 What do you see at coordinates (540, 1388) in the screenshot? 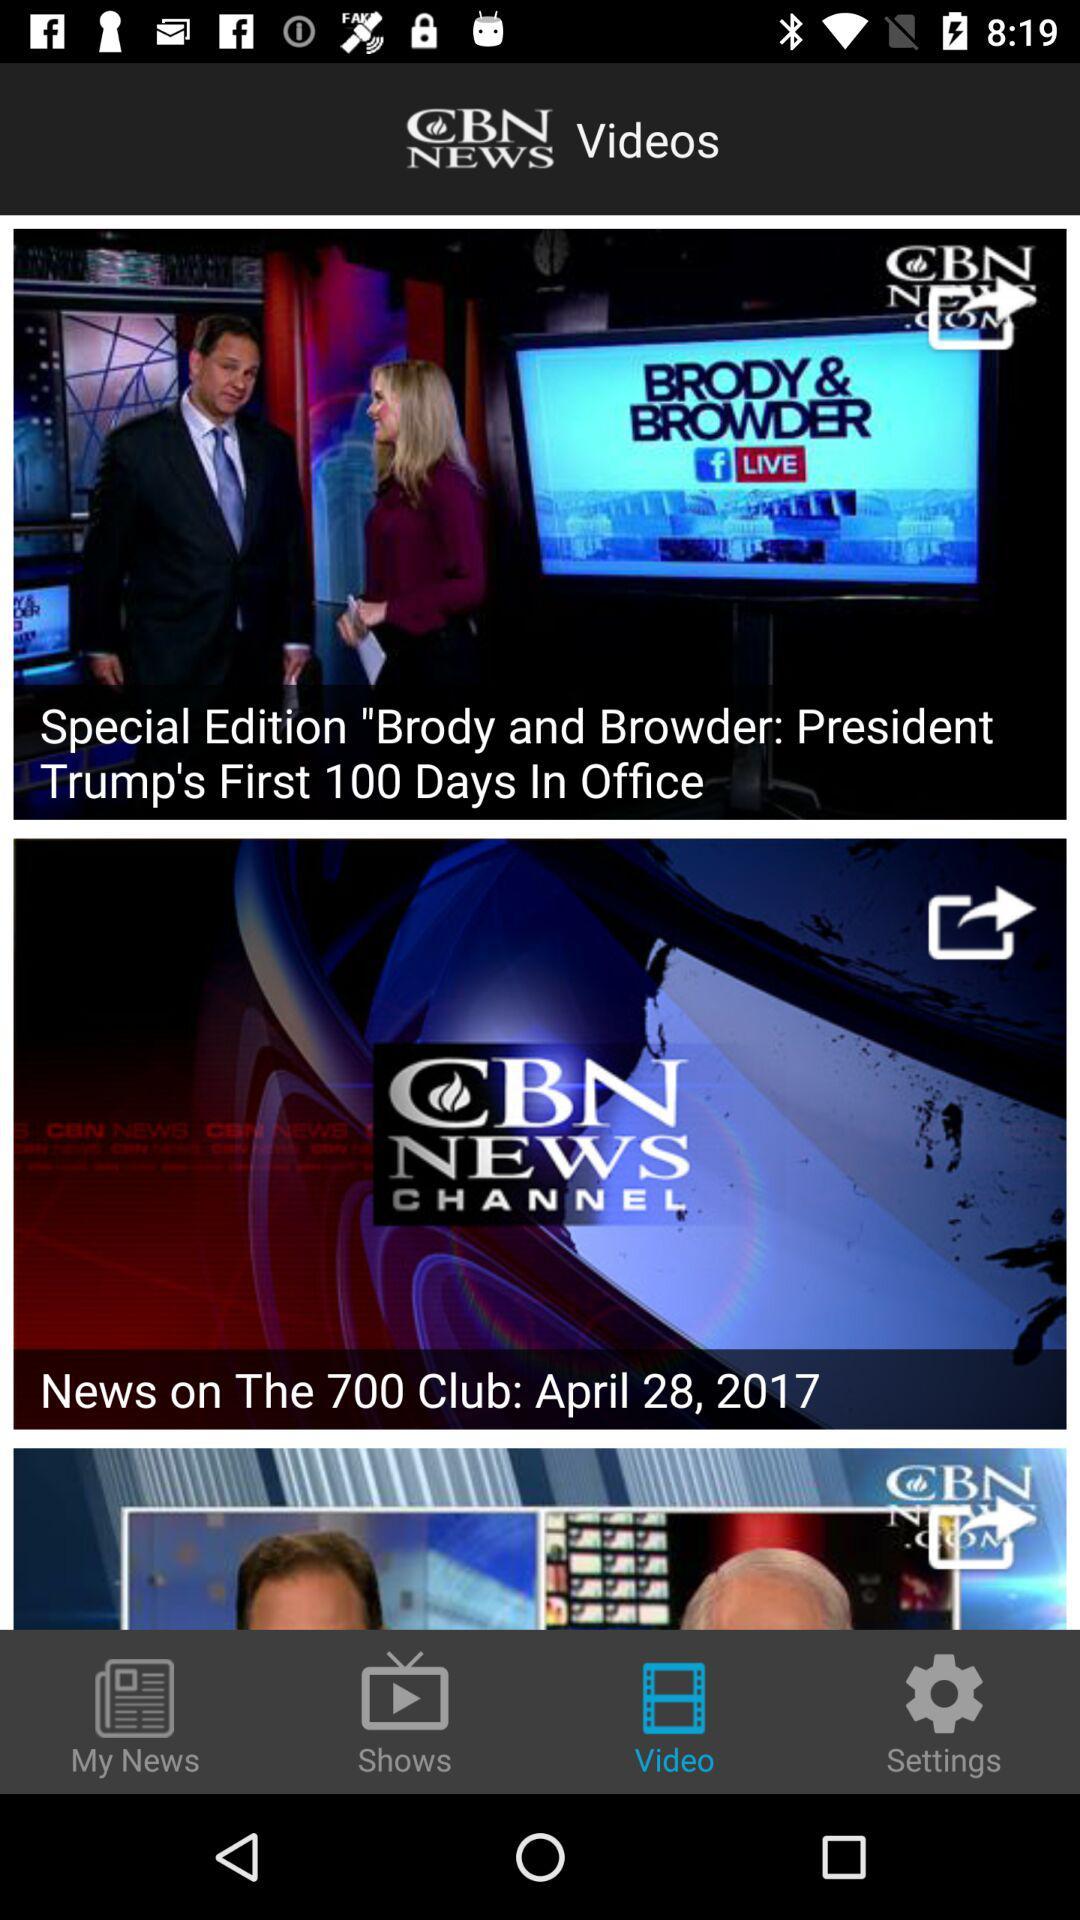
I see `the news on the icon` at bounding box center [540, 1388].